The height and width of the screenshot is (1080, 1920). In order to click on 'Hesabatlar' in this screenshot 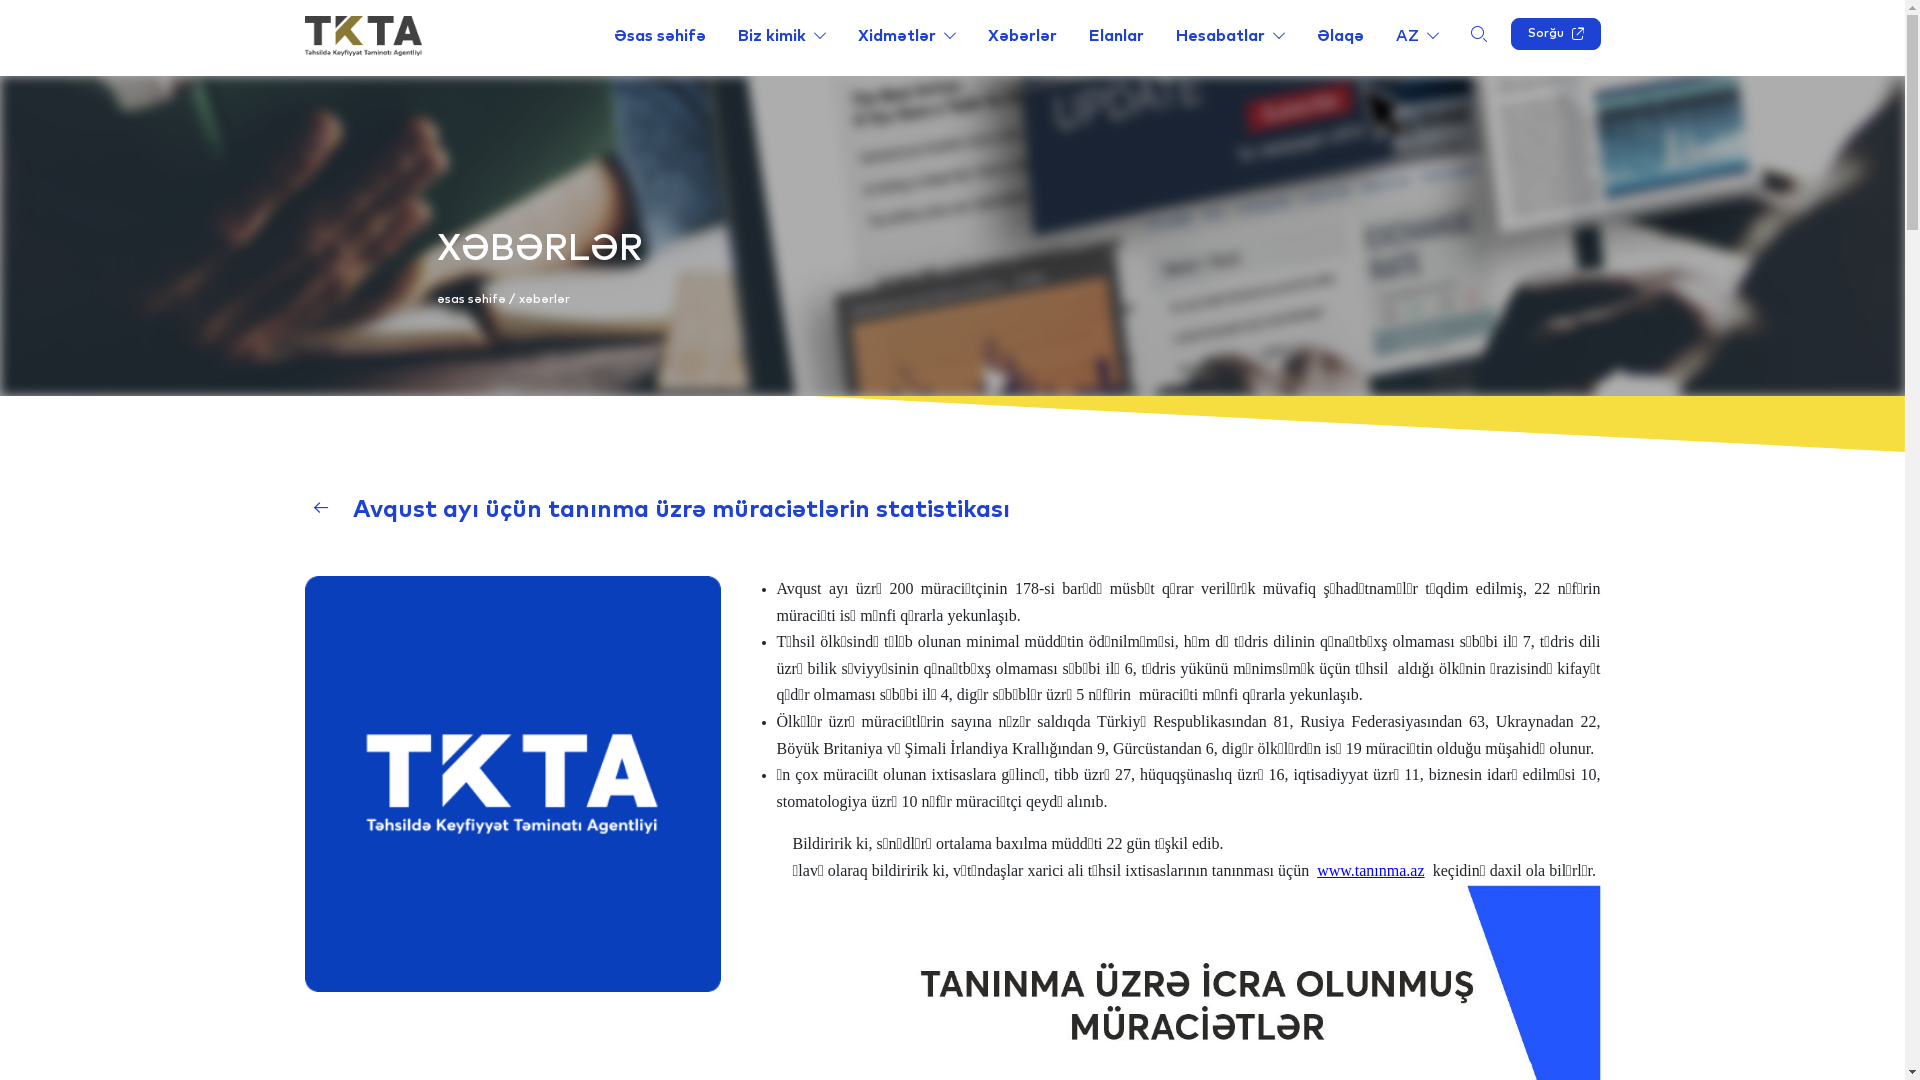, I will do `click(1229, 35)`.